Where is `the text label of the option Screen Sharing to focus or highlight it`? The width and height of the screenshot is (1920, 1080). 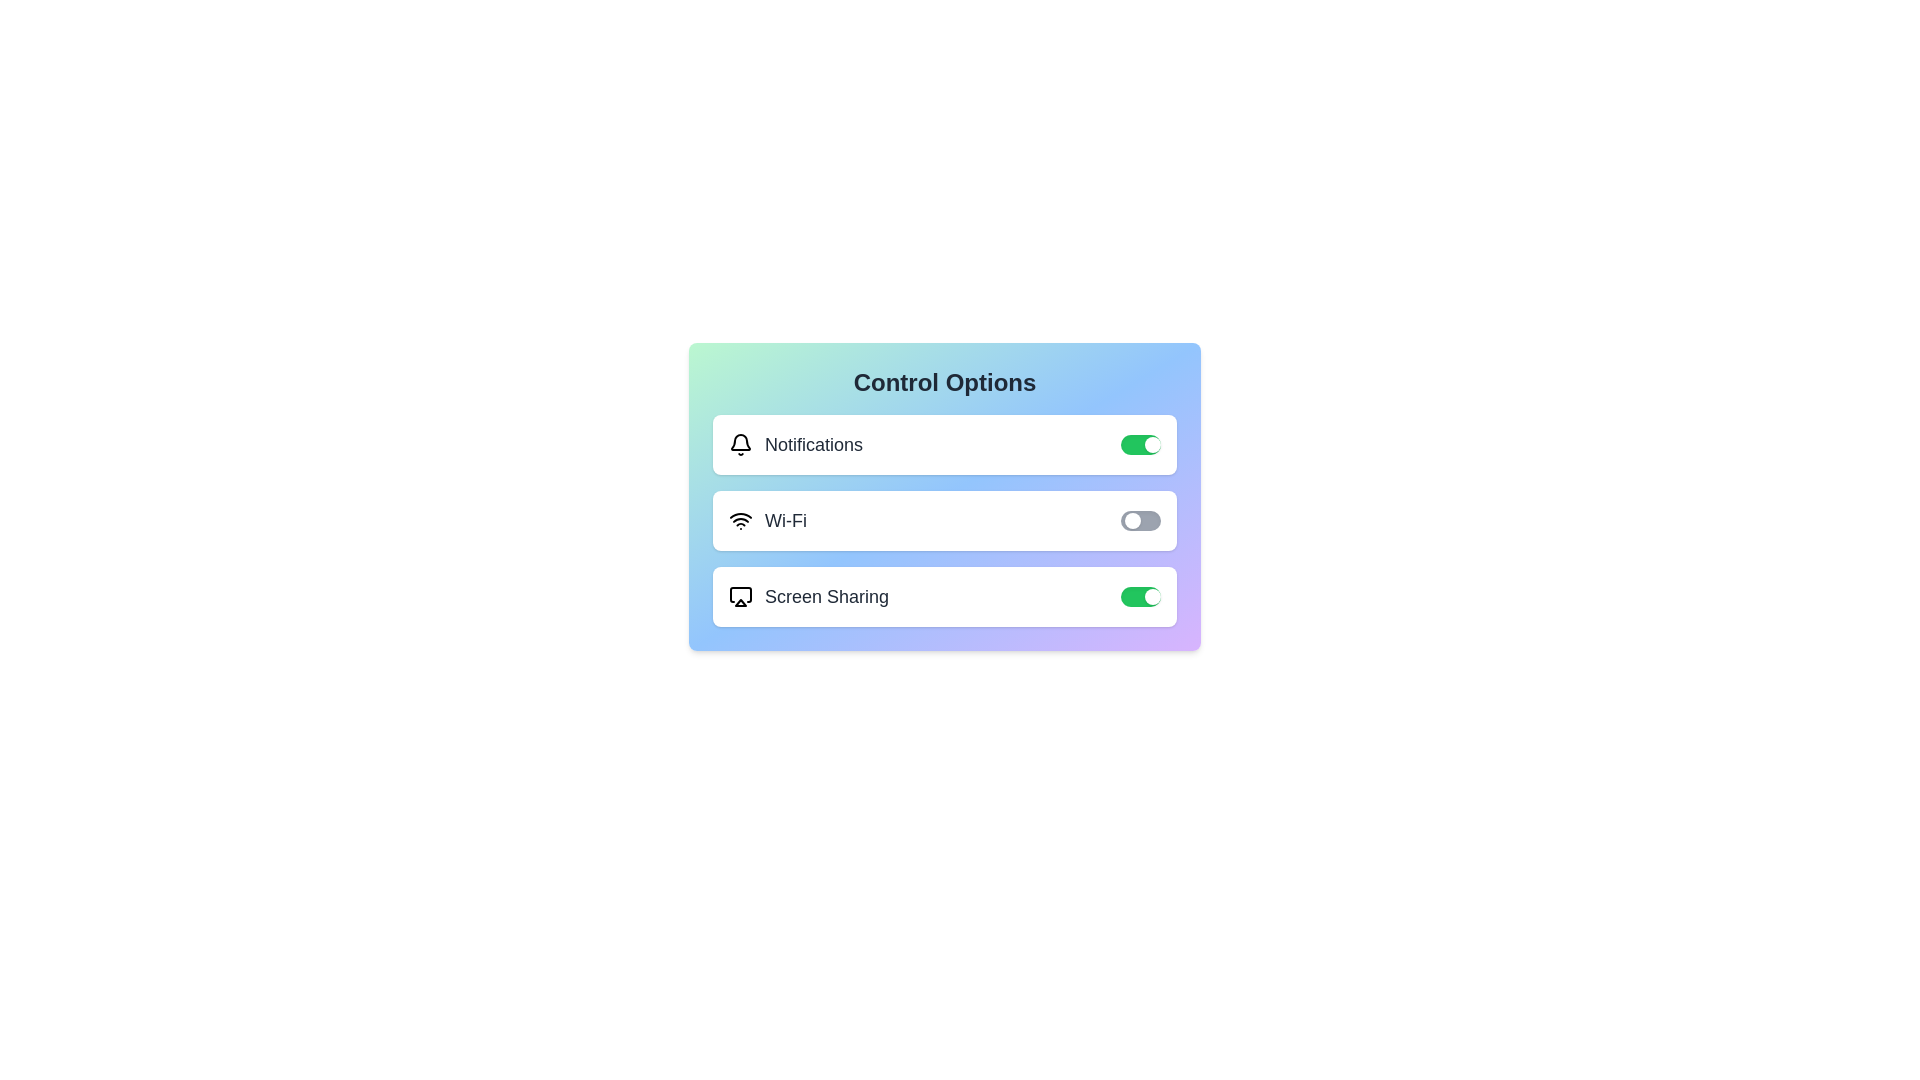
the text label of the option Screen Sharing to focus or highlight it is located at coordinates (809, 596).